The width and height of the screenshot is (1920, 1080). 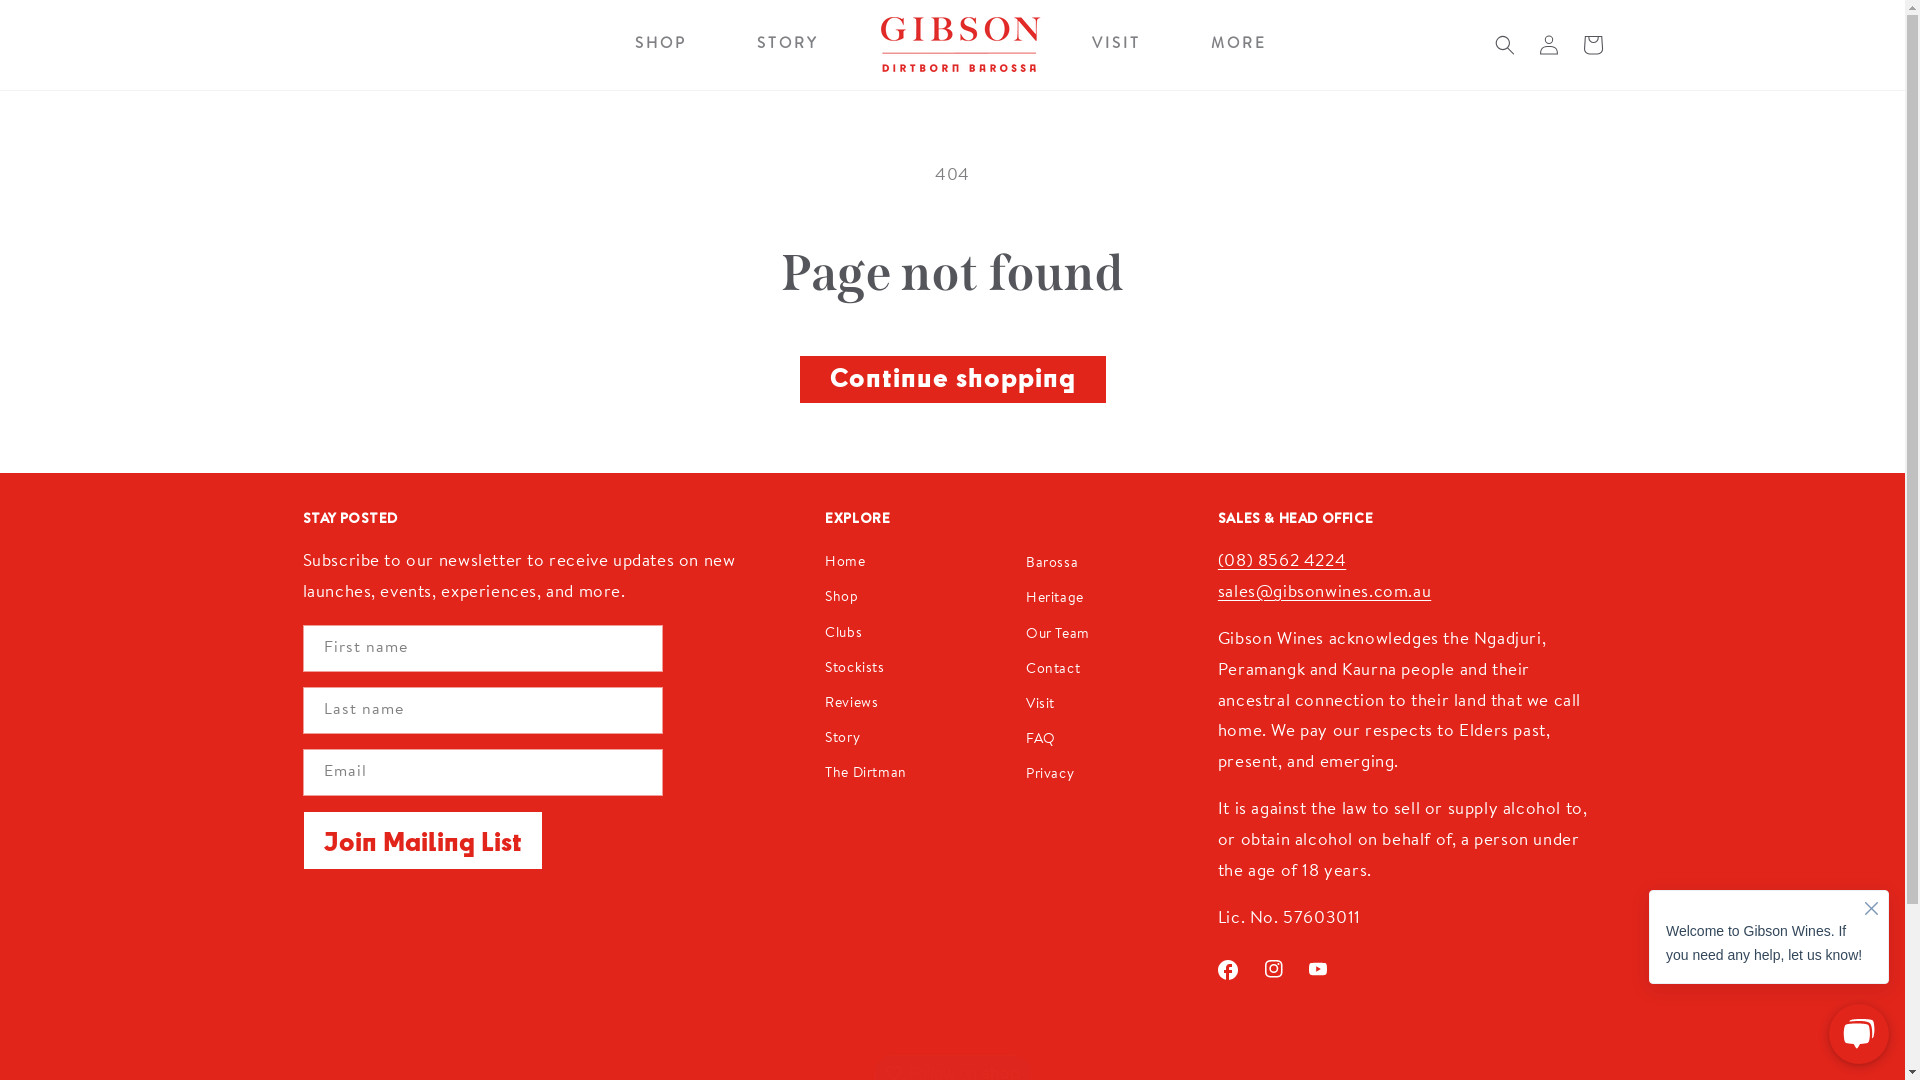 I want to click on 'Stockists', so click(x=825, y=669).